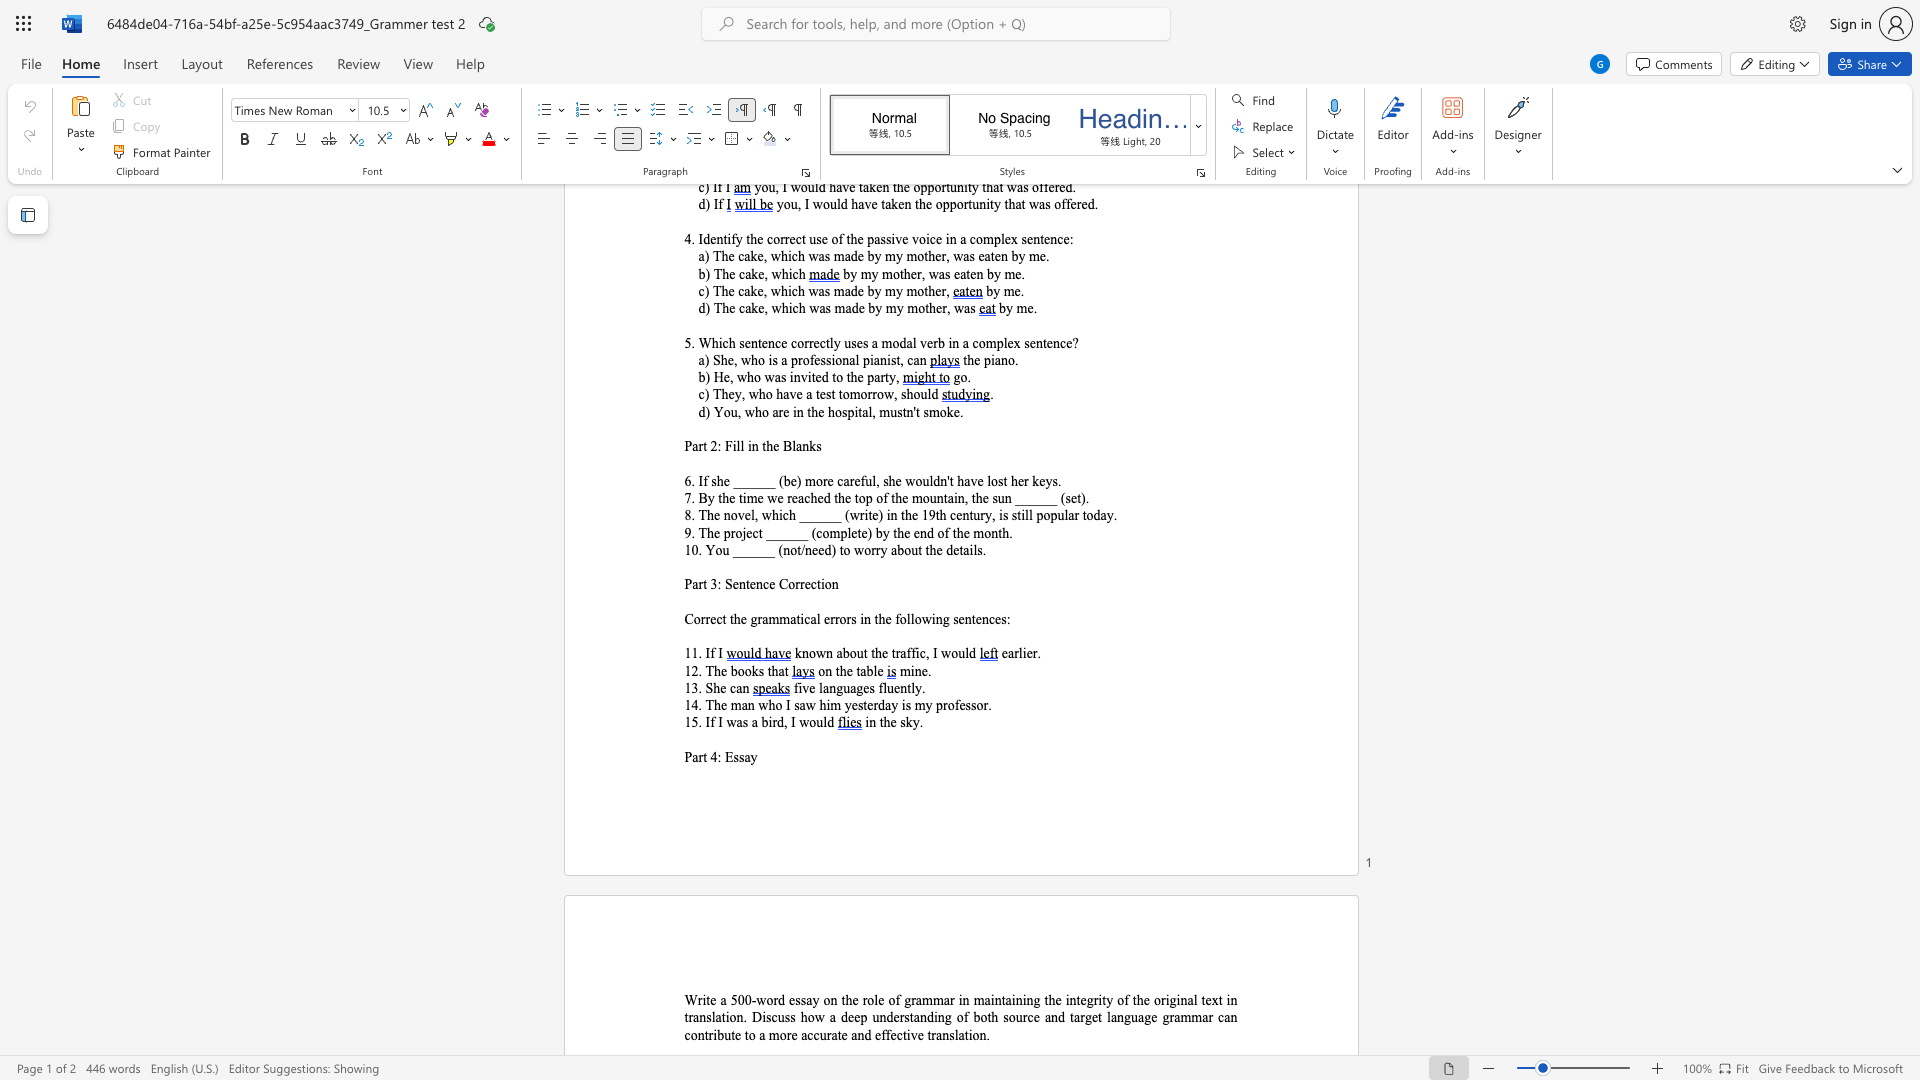 The height and width of the screenshot is (1080, 1920). Describe the element at coordinates (889, 1035) in the screenshot. I see `the space between the continuous character "f" and "e" in the text` at that location.